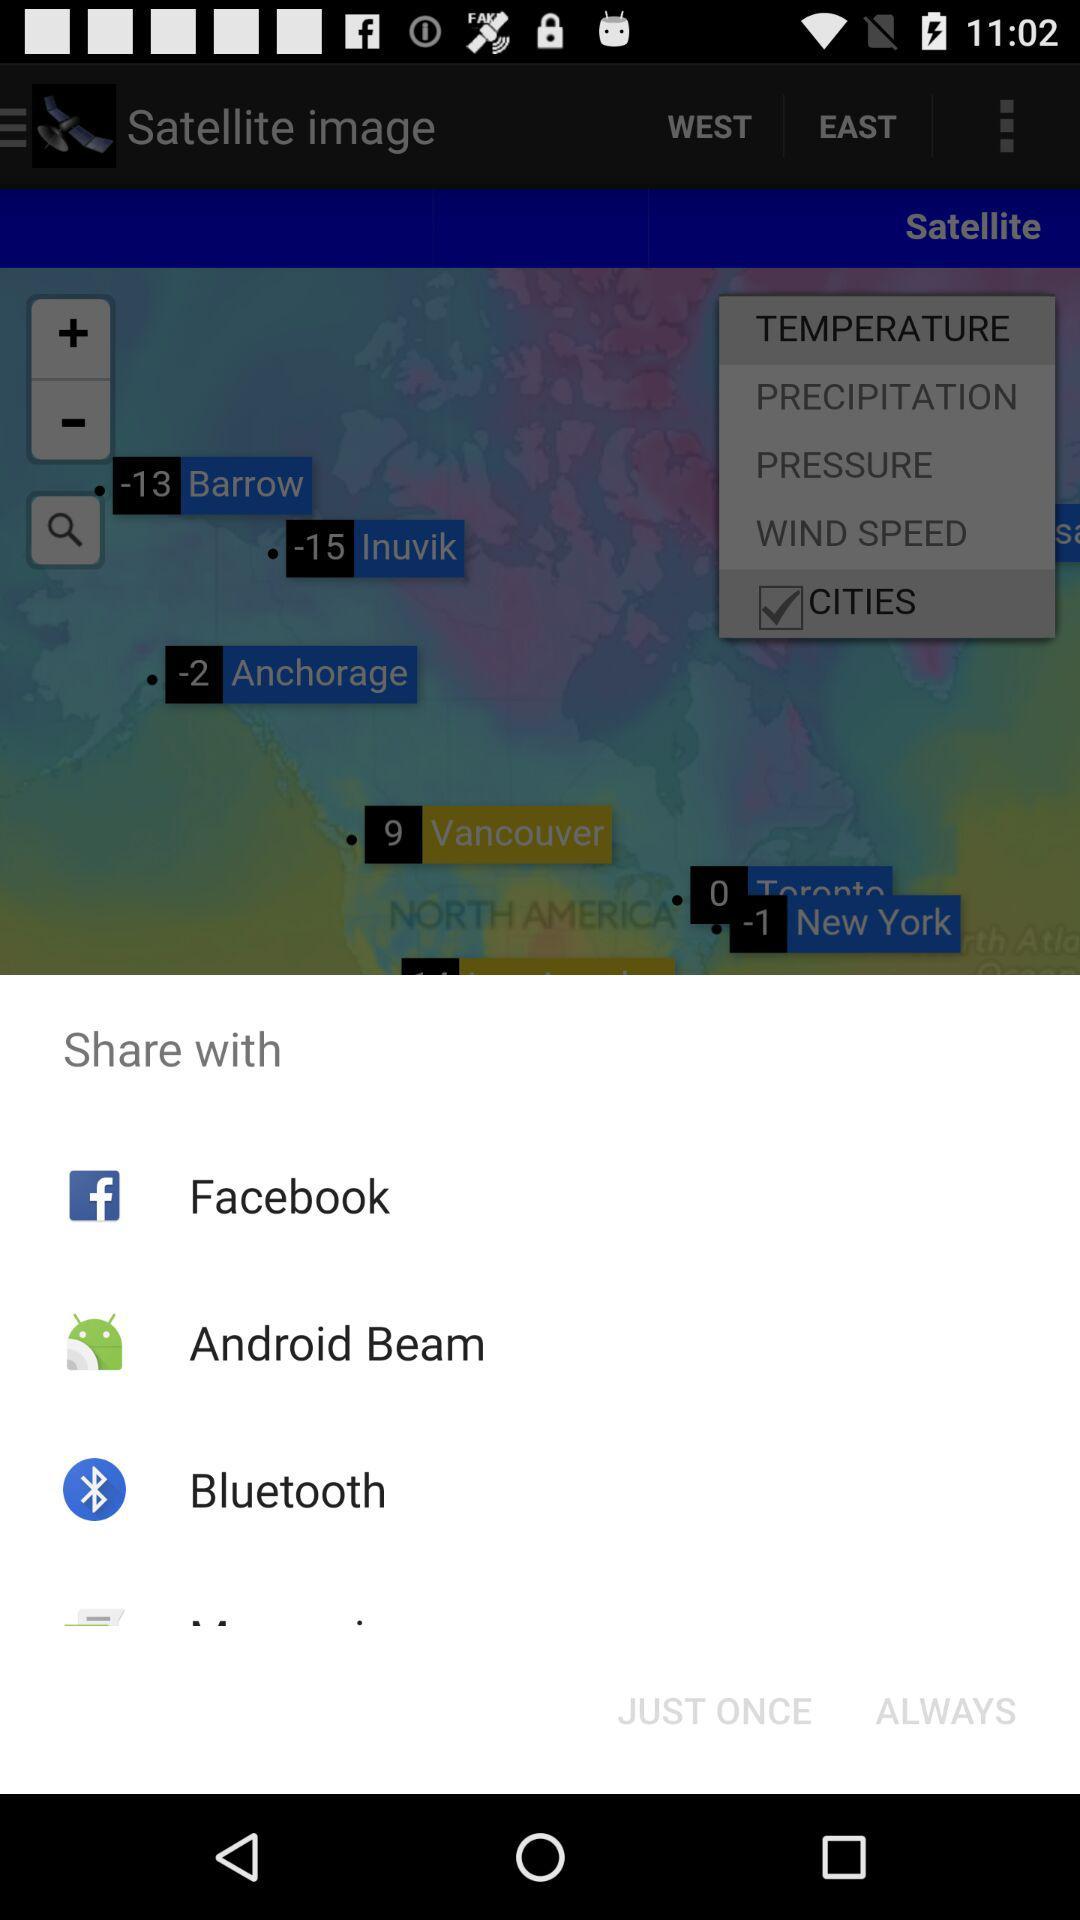 This screenshot has height=1920, width=1080. What do you see at coordinates (713, 1708) in the screenshot?
I see `the item below share with icon` at bounding box center [713, 1708].